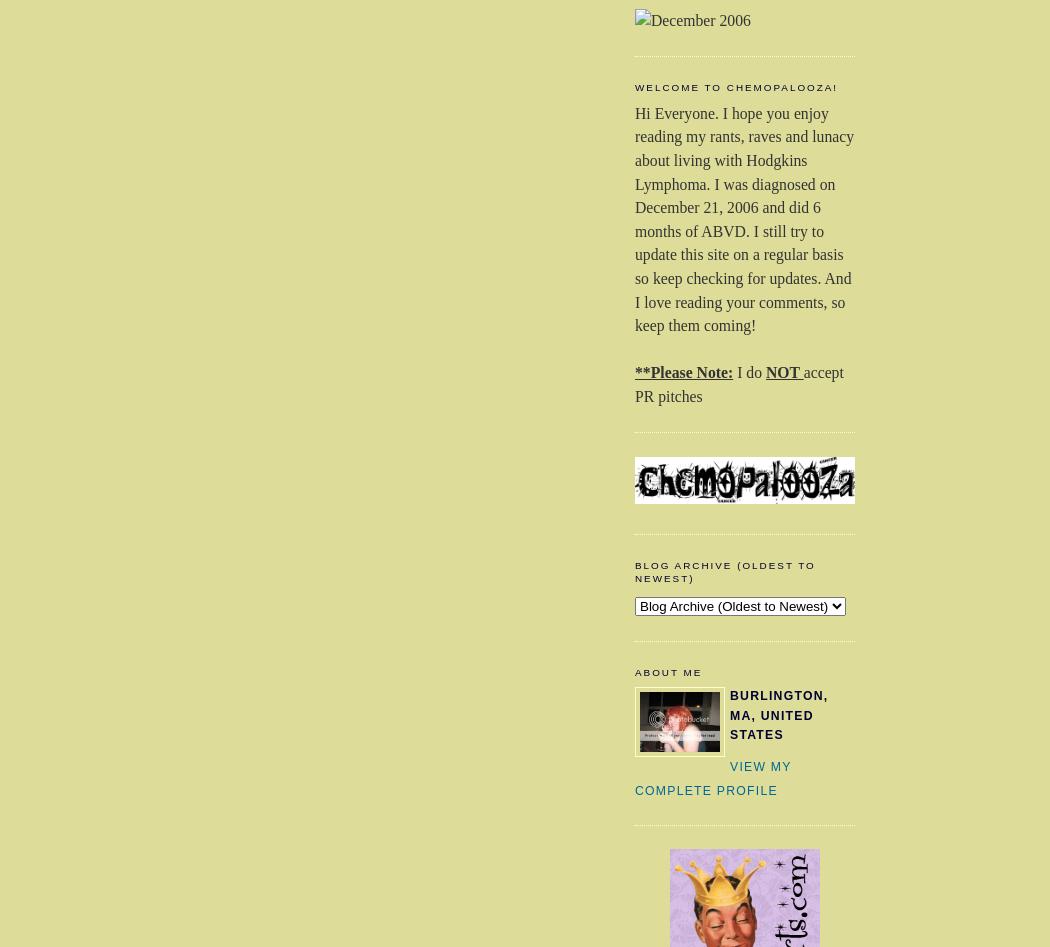 The image size is (1050, 947). I want to click on 'Welcome to Chemopalooza!', so click(735, 86).